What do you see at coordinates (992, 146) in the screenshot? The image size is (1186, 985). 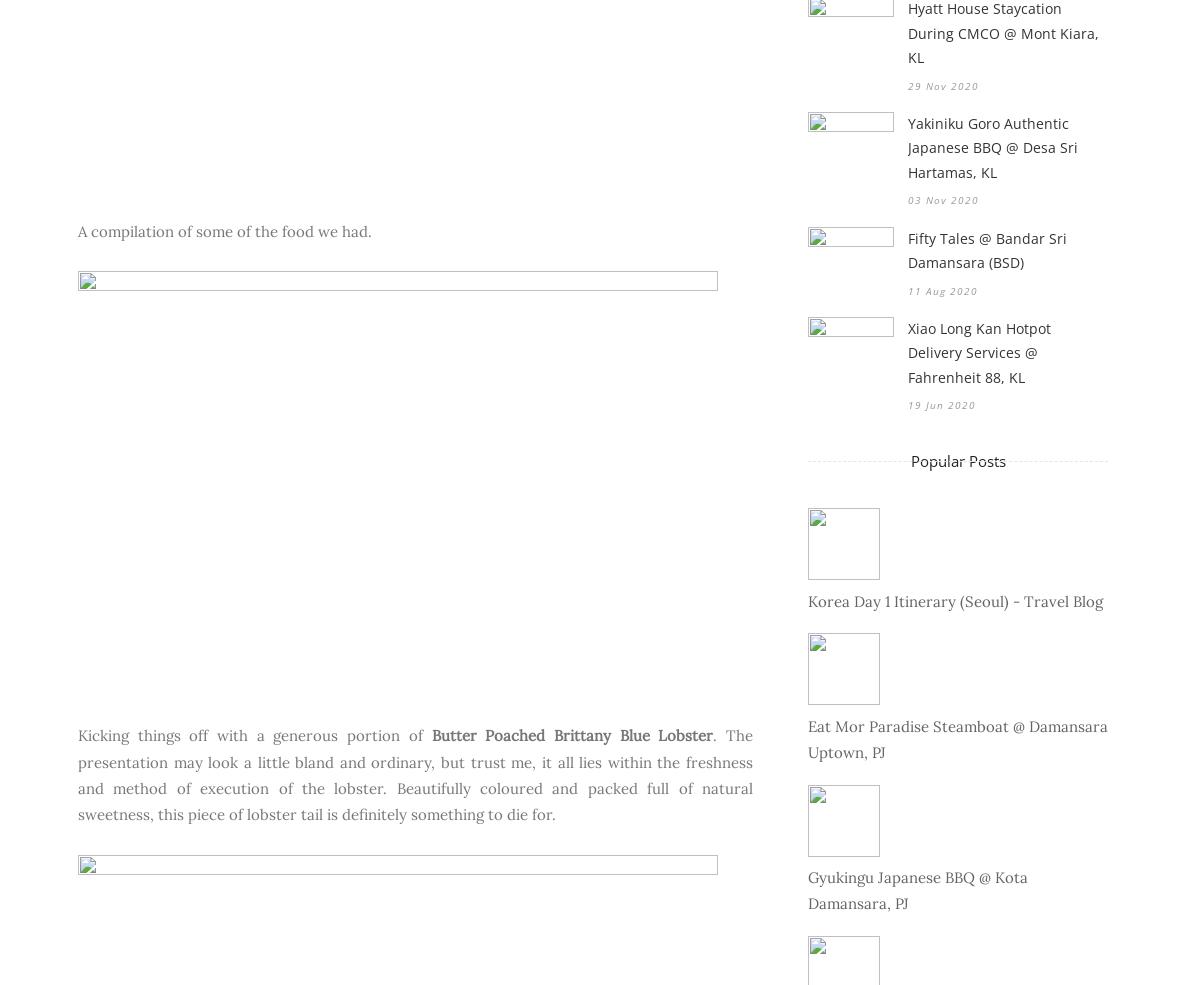 I see `'Yakiniku Goro Authentic Japanese BBQ @ Desa Sri Hartamas, KL'` at bounding box center [992, 146].